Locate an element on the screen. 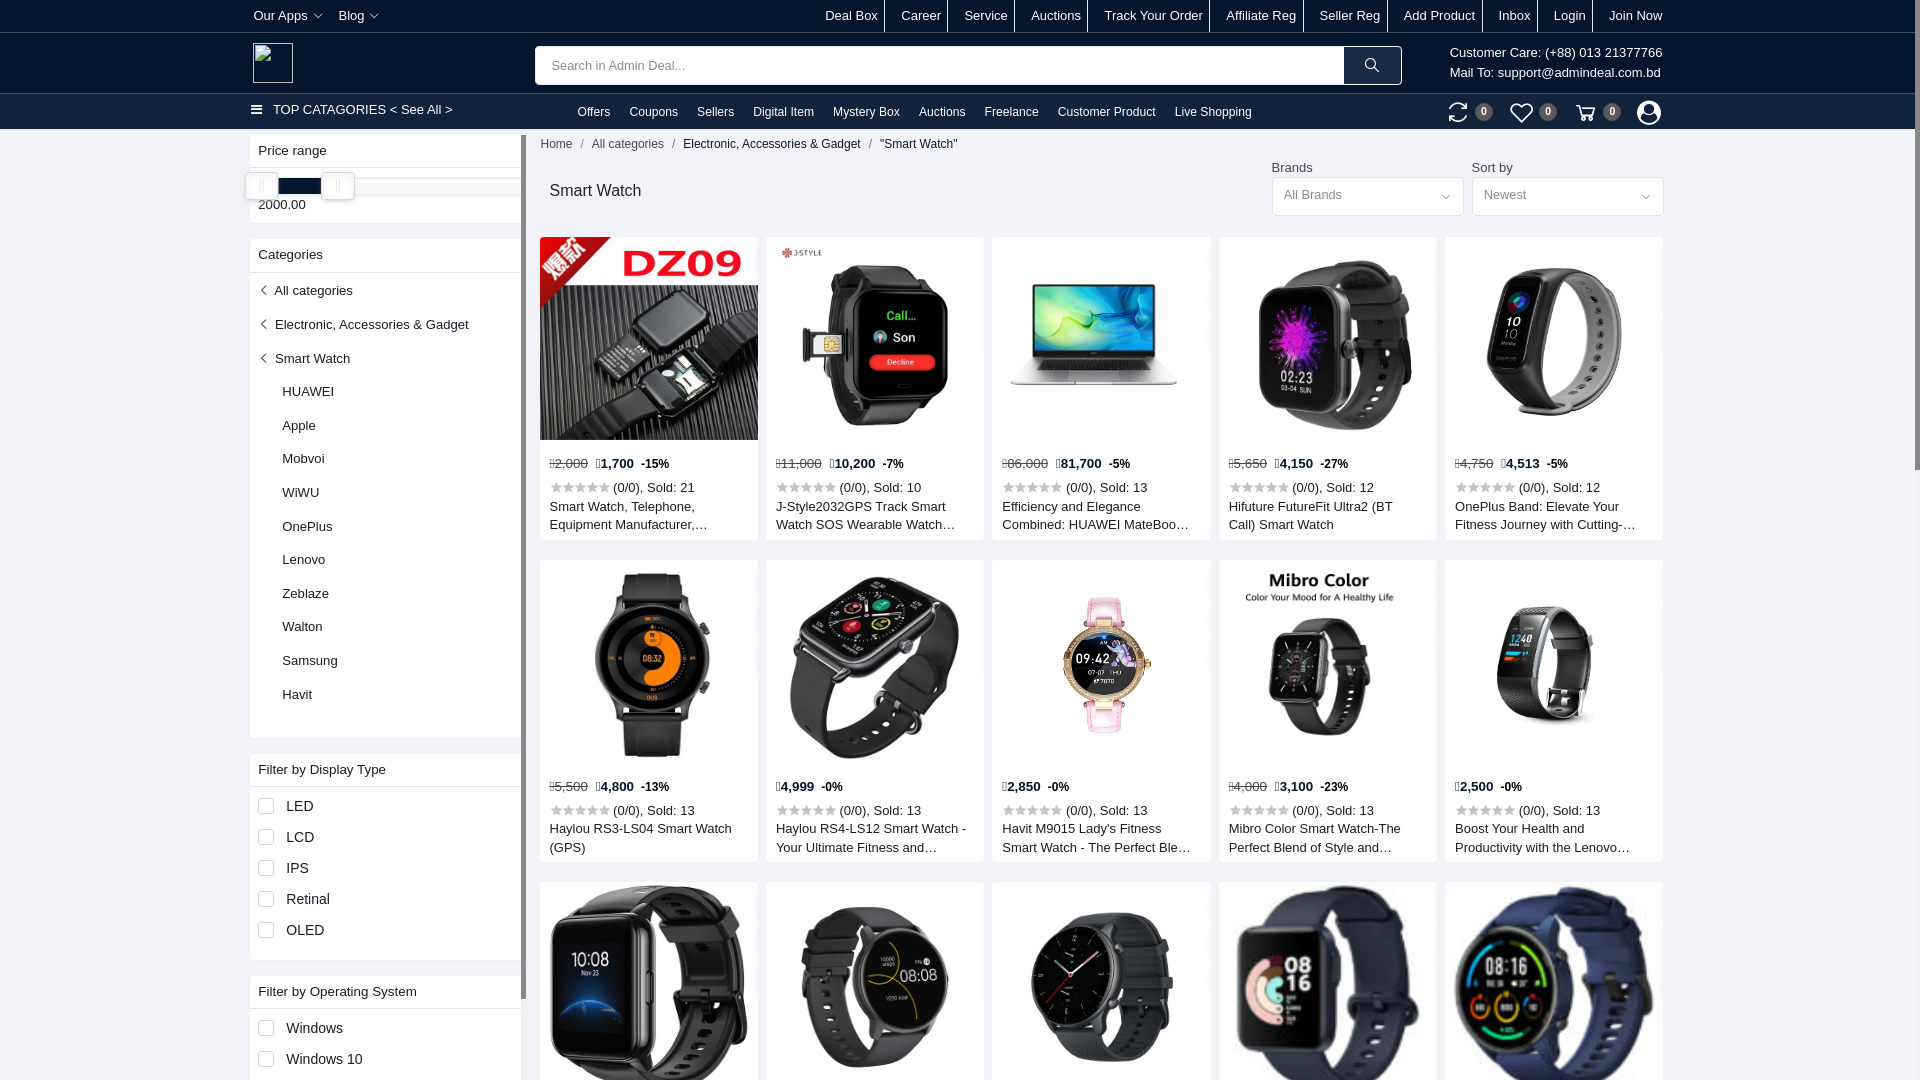  'Blog' is located at coordinates (358, 15).